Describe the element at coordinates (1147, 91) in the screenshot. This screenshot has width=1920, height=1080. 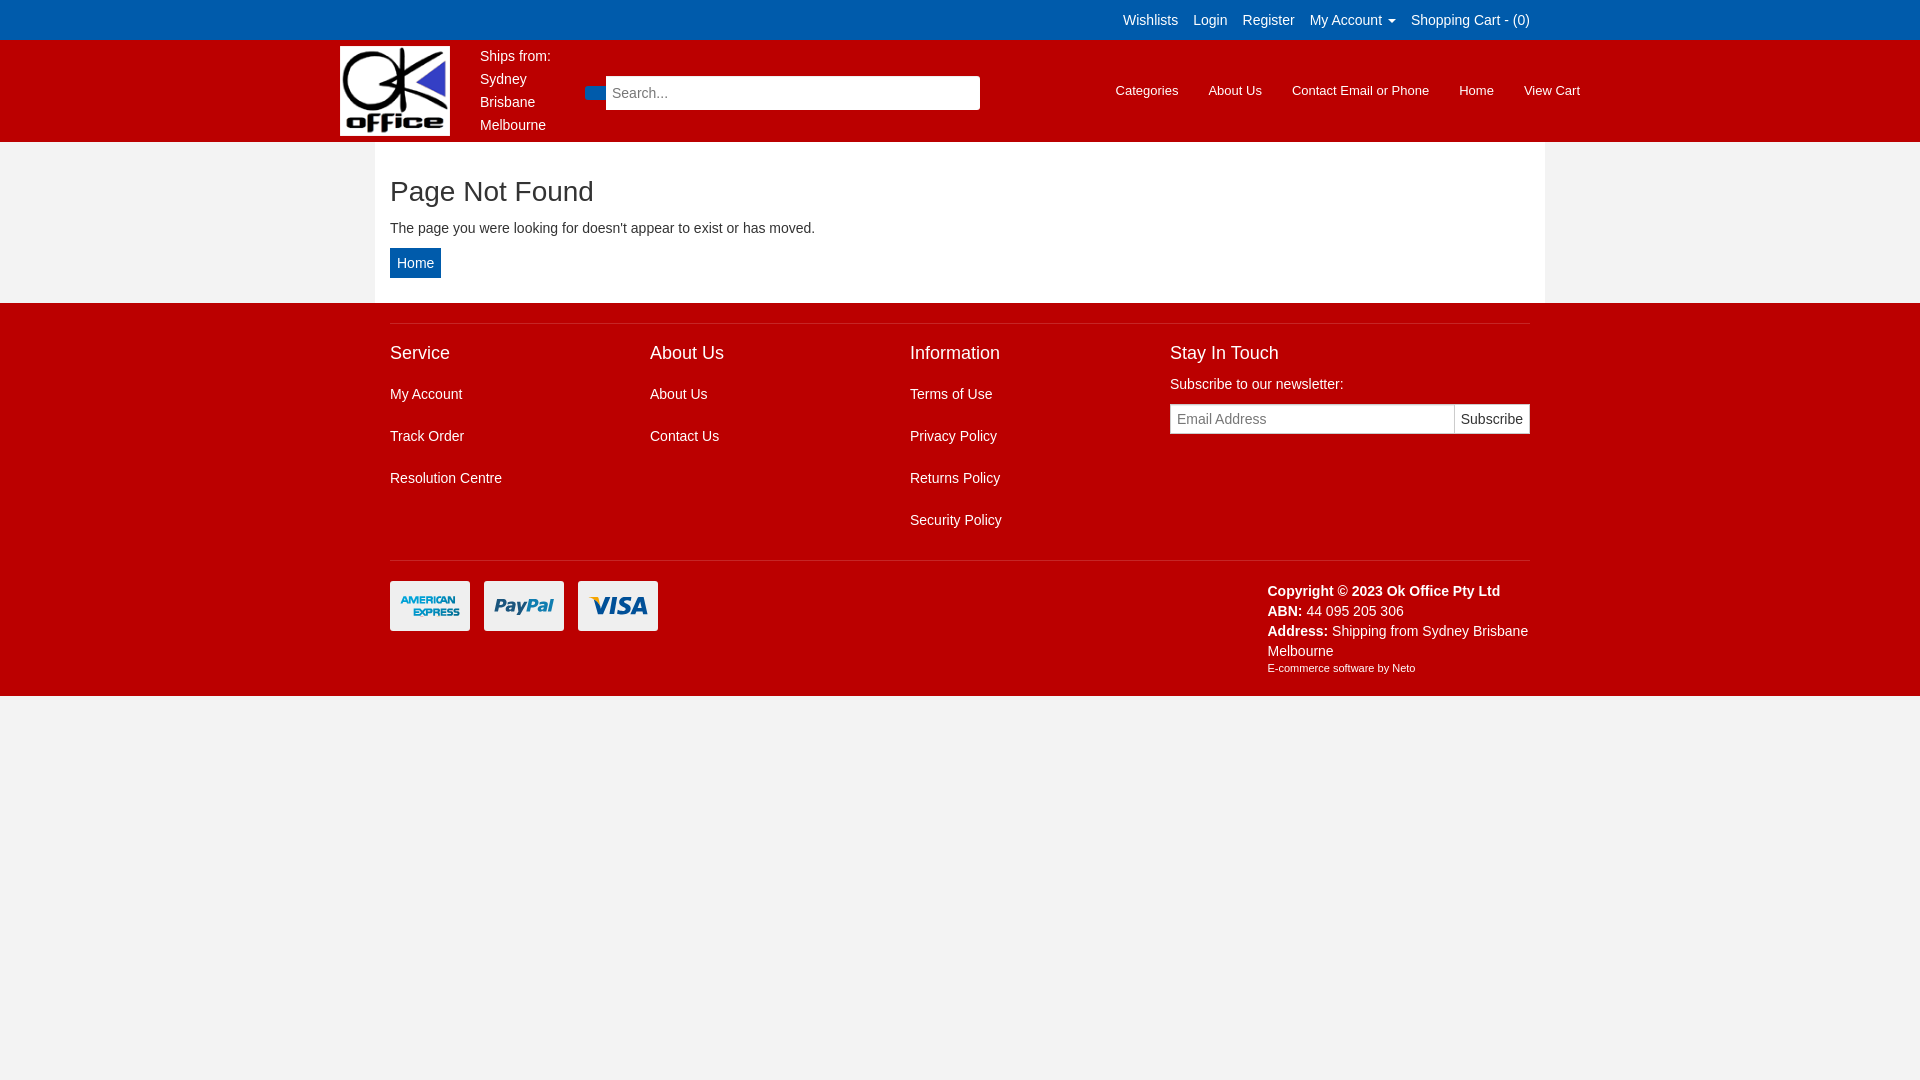
I see `'Categories'` at that location.